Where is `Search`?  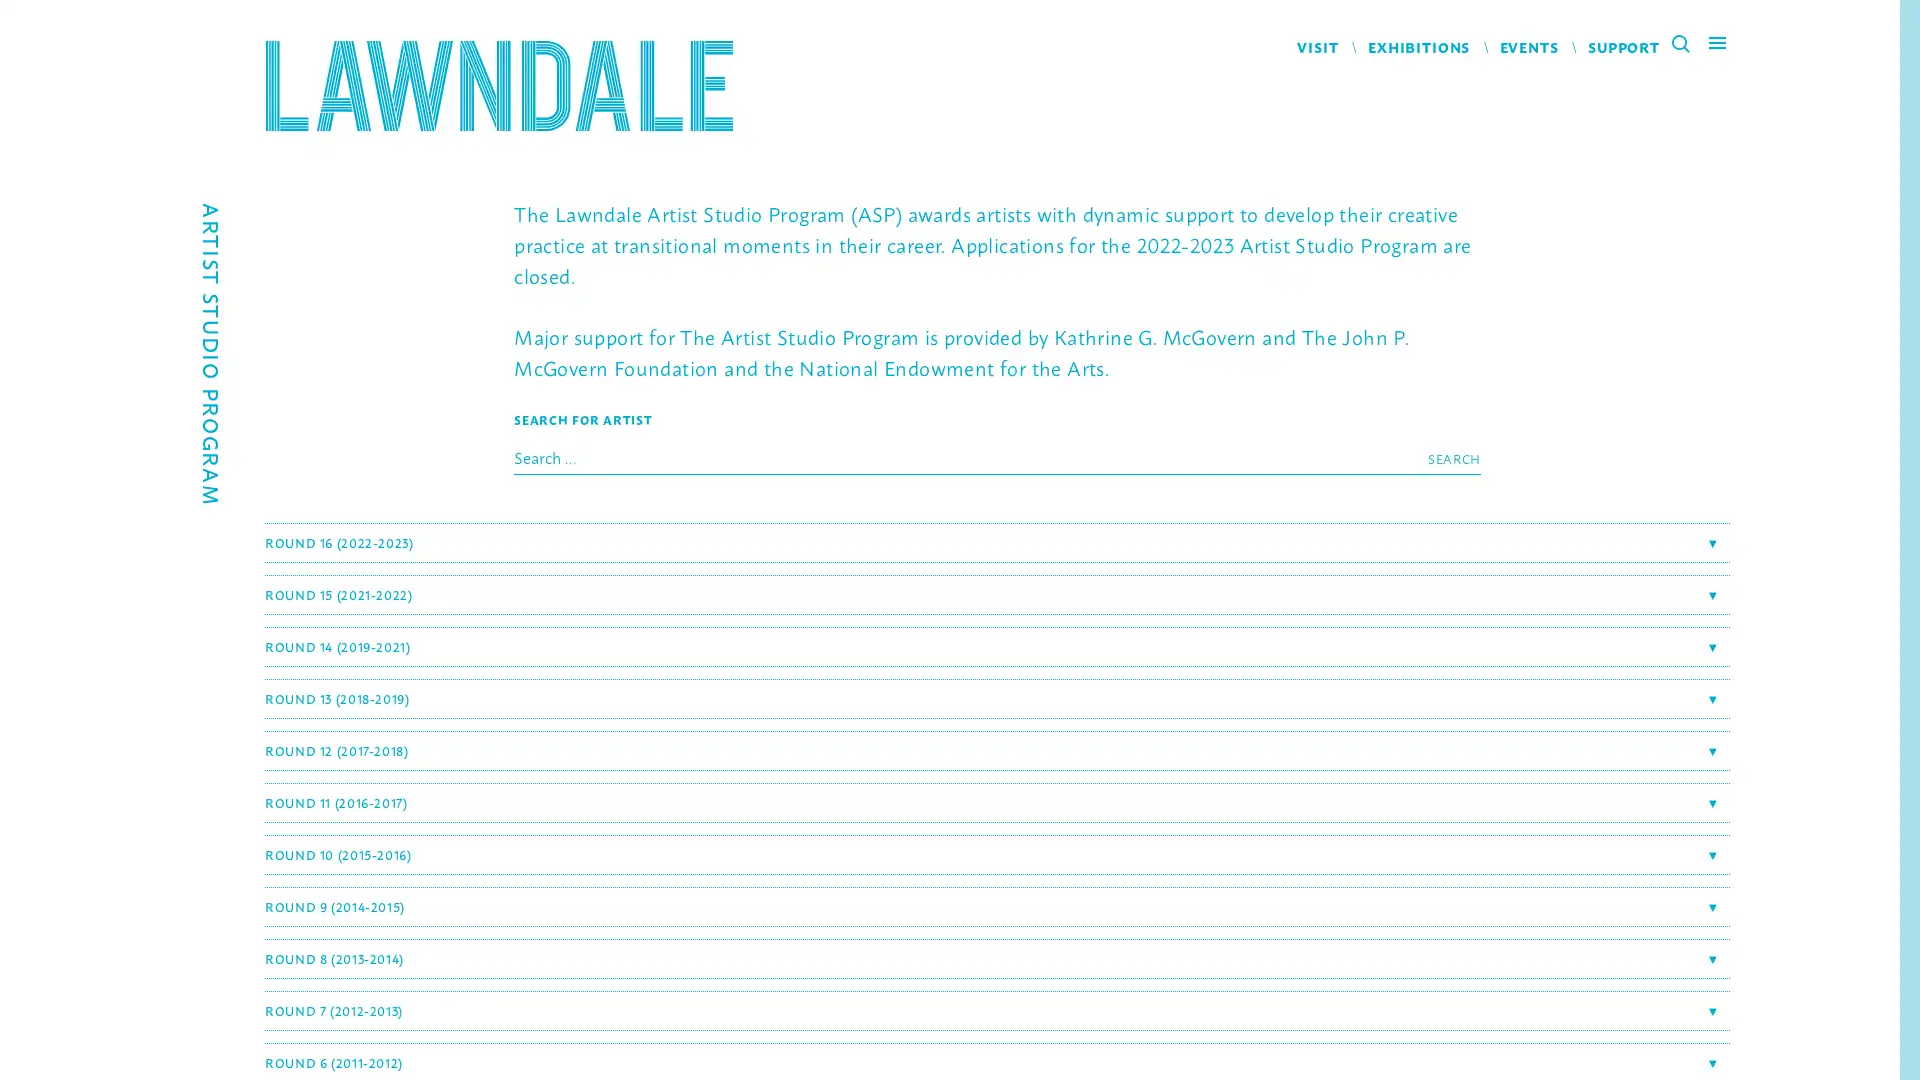 Search is located at coordinates (1687, 46).